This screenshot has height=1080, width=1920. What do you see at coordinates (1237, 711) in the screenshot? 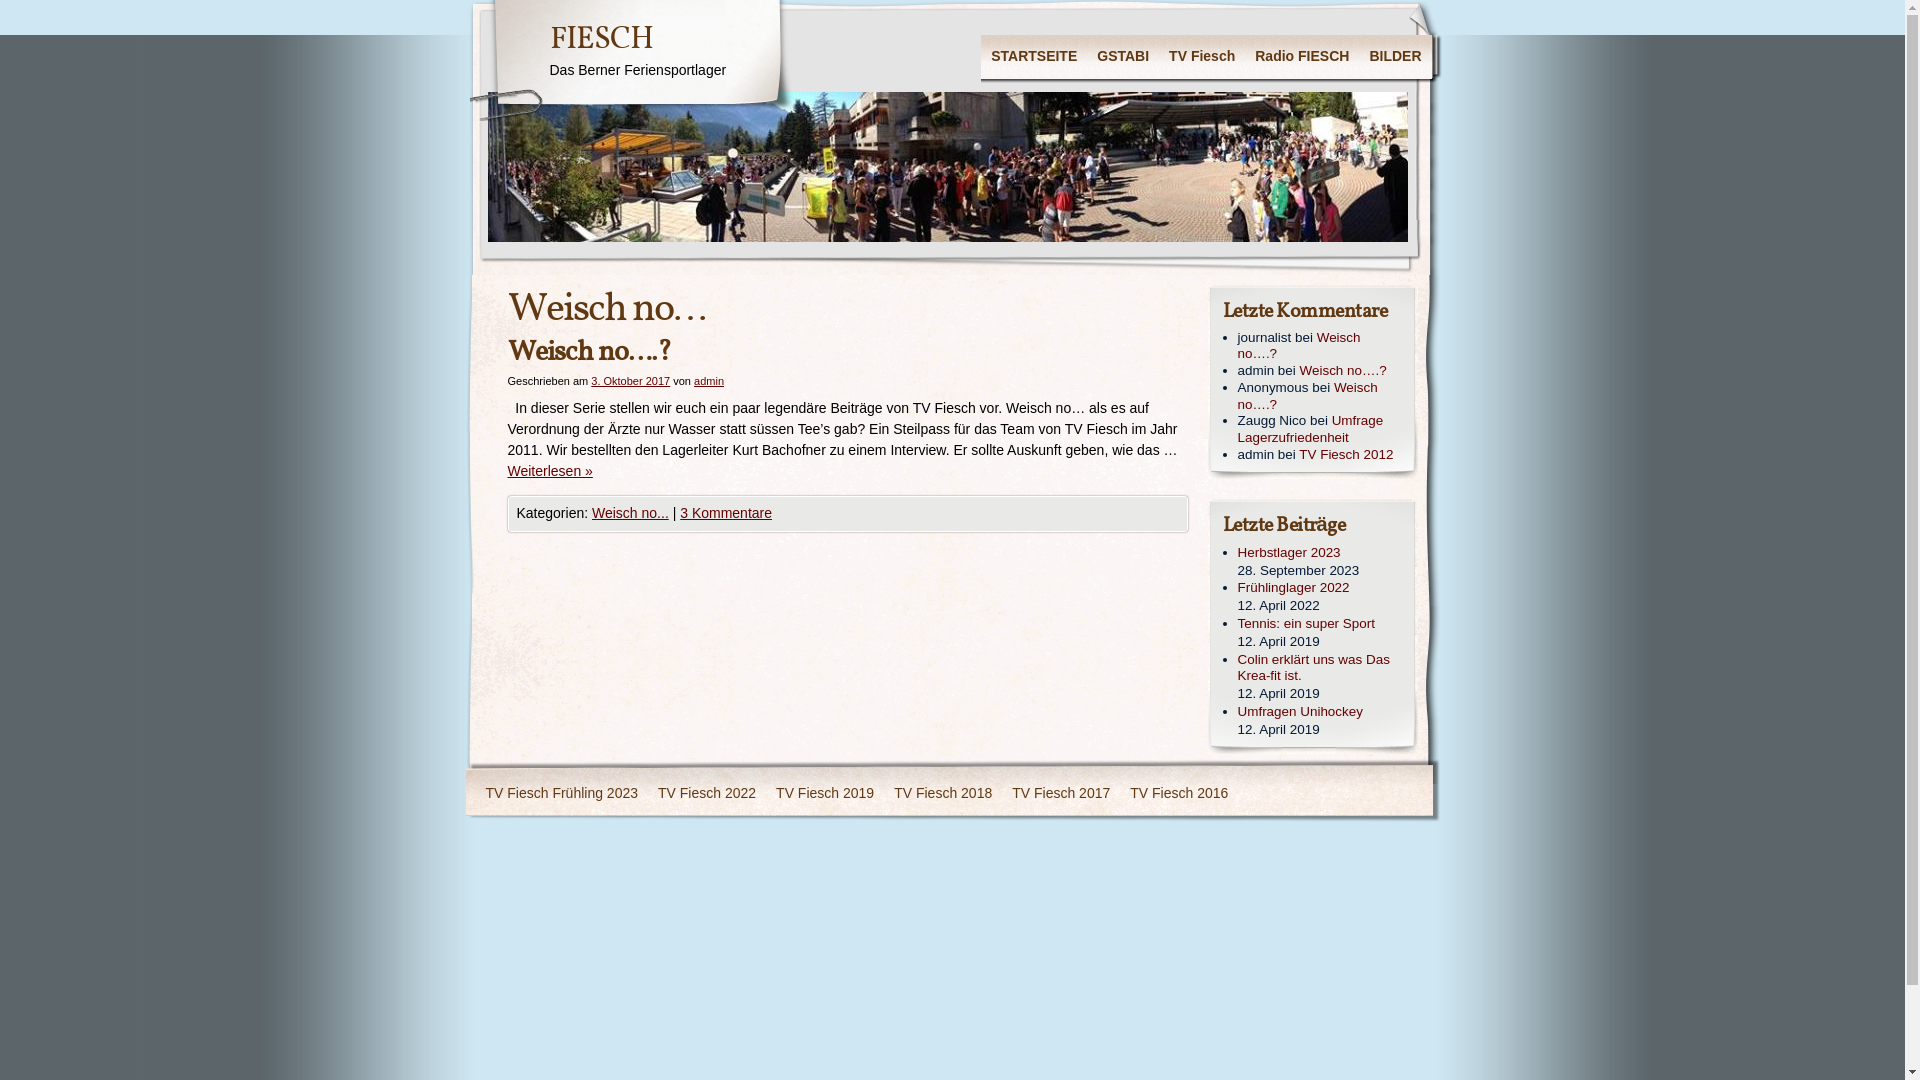
I see `'Umfragen Unihockey'` at bounding box center [1237, 711].